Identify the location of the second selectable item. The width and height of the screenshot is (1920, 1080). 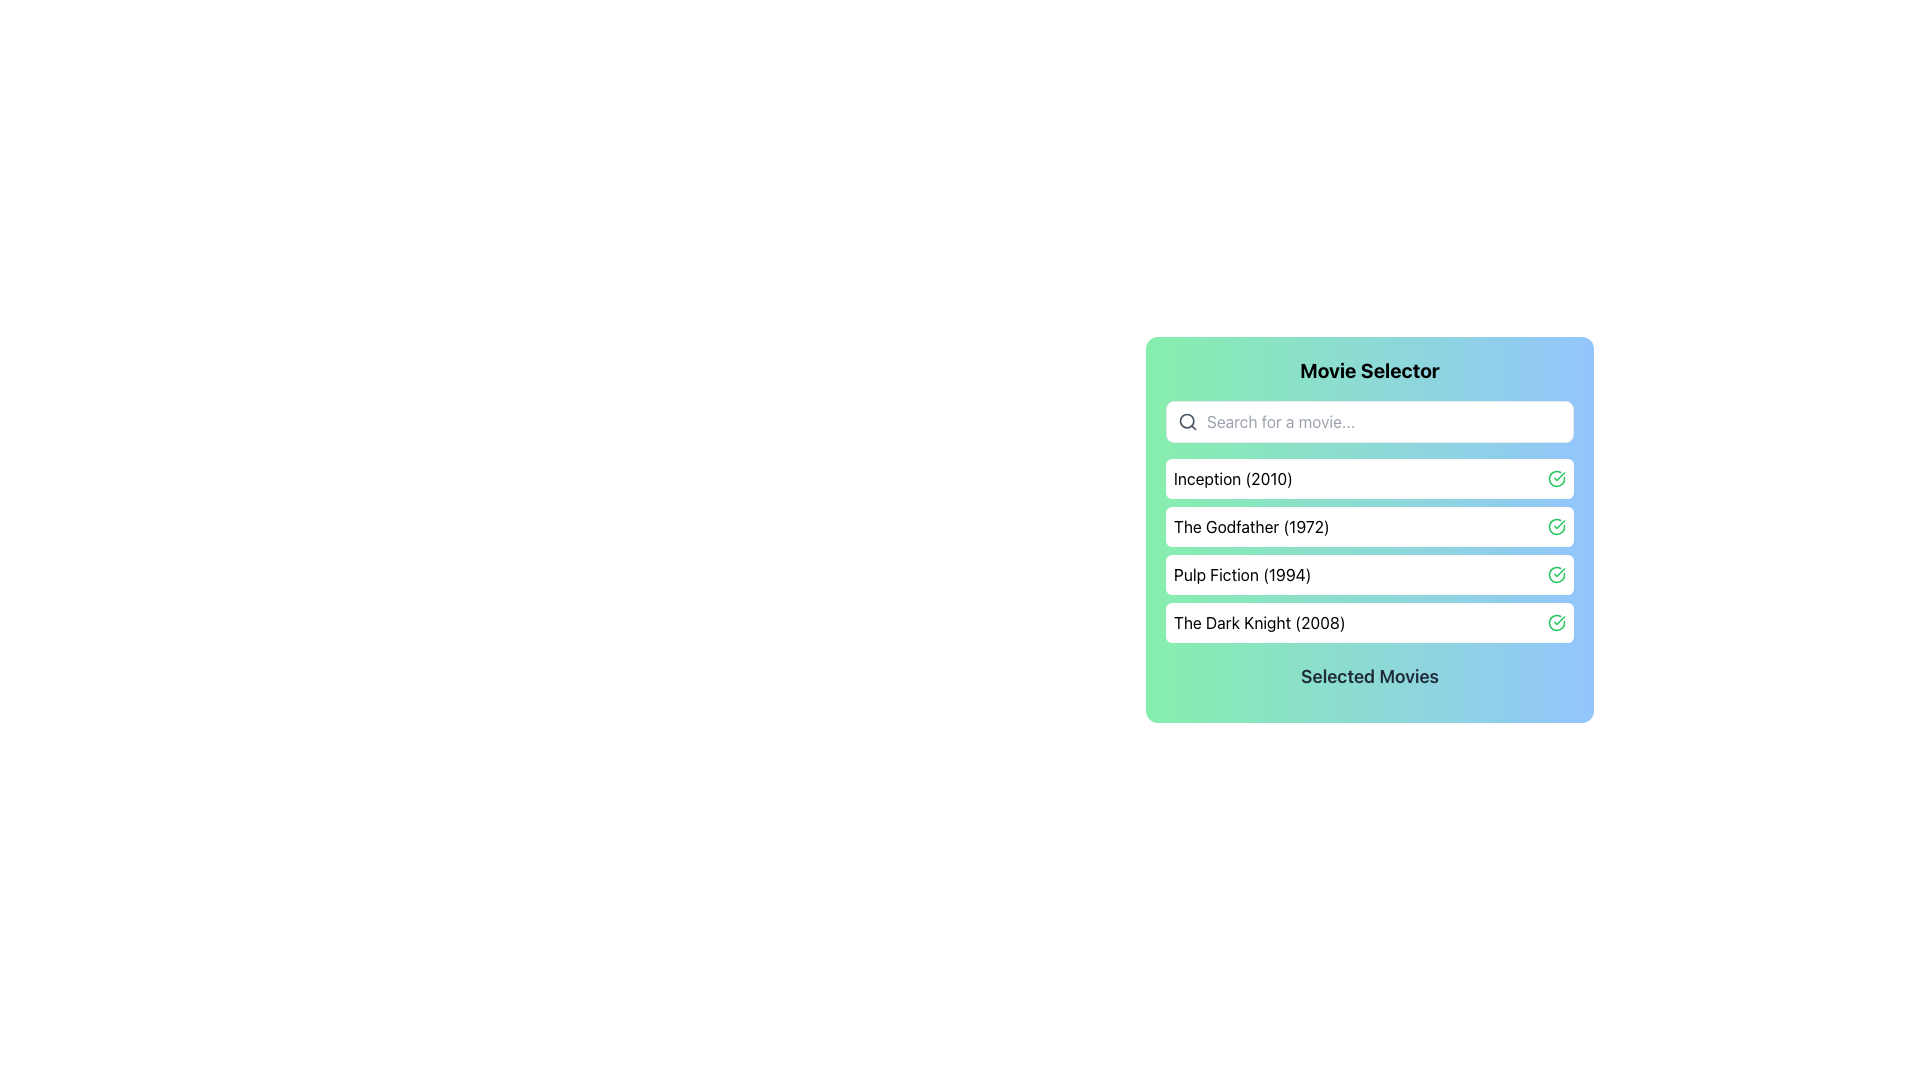
(1368, 528).